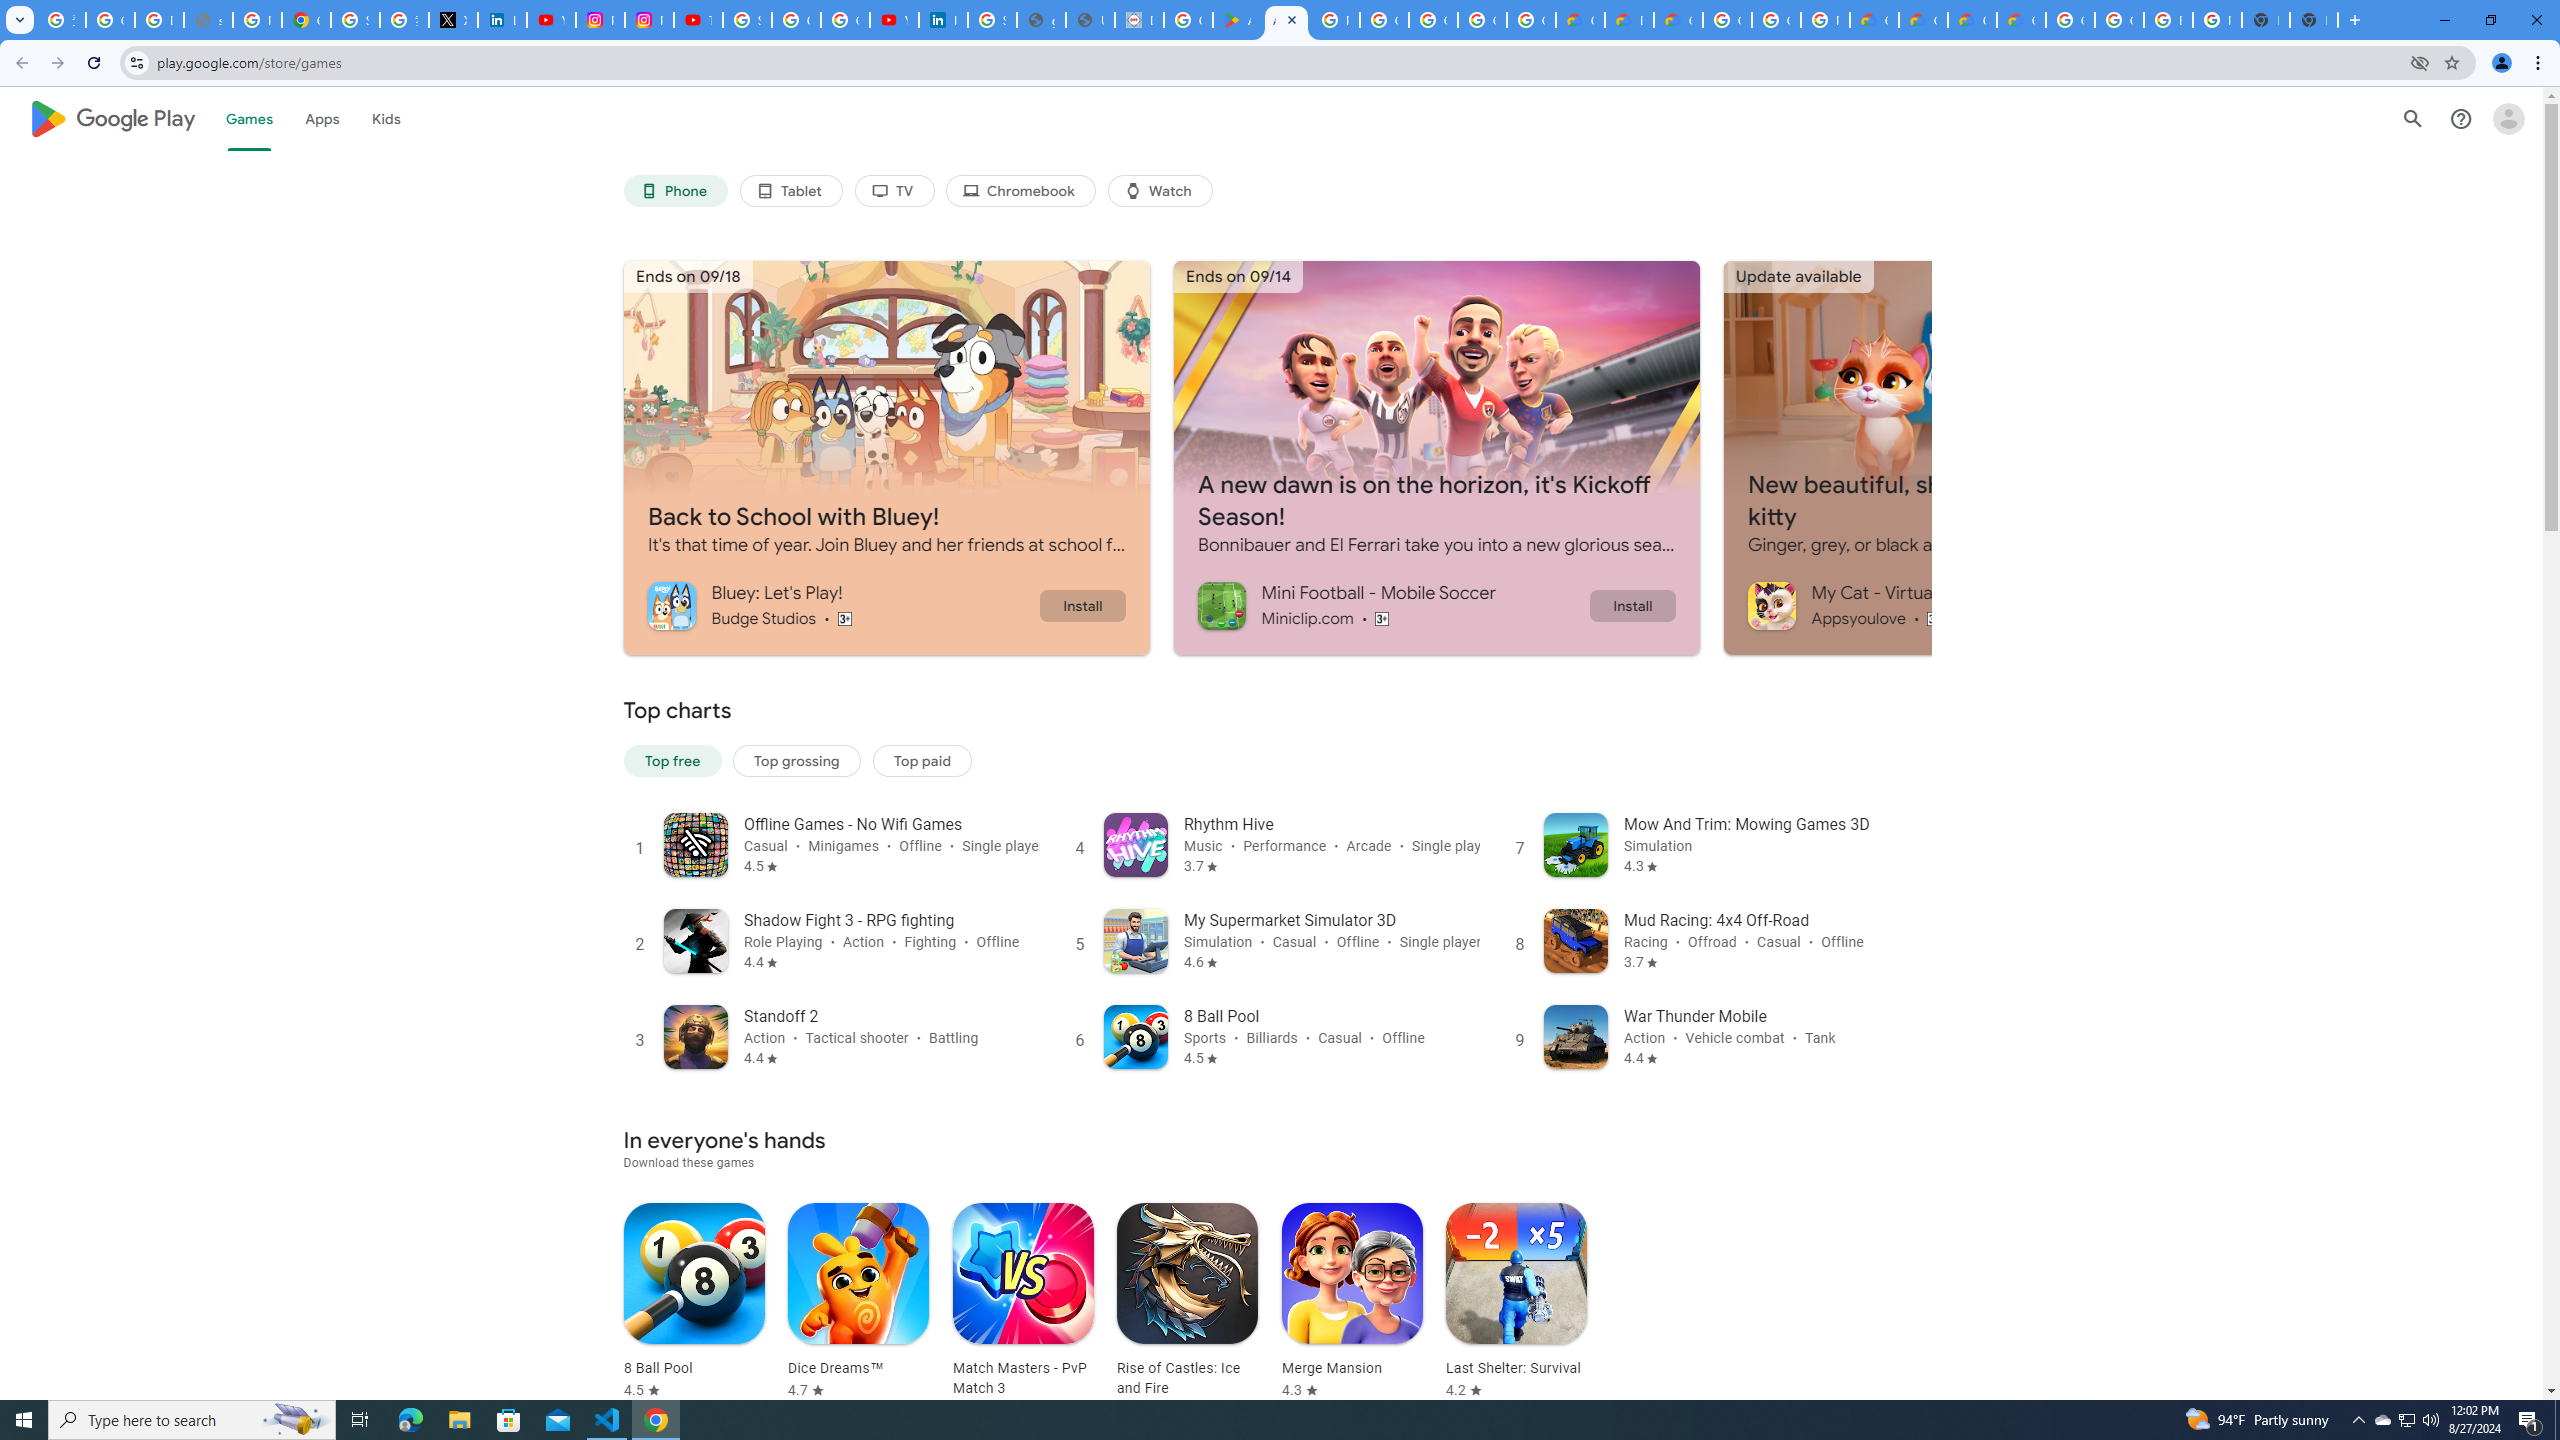 The height and width of the screenshot is (1440, 2560). I want to click on 'Google Cloud Platform', so click(2119, 19).